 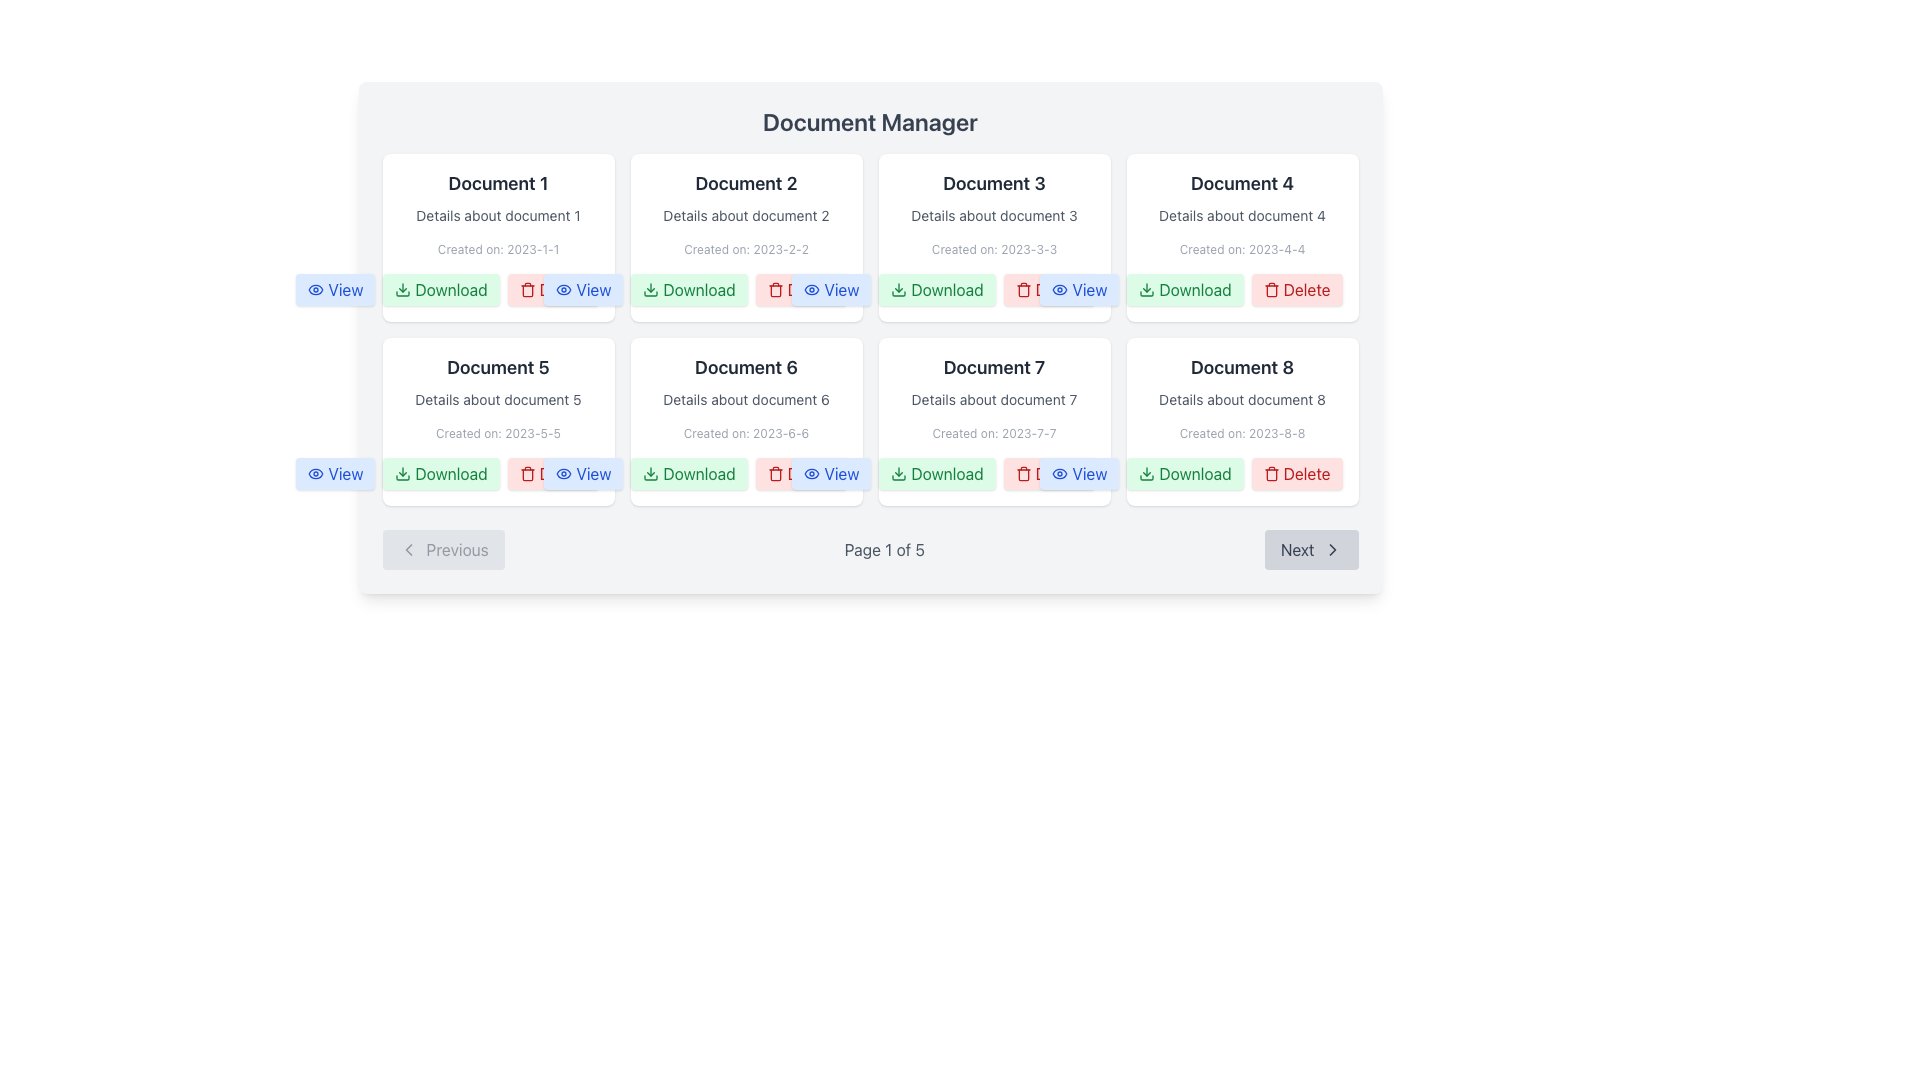 What do you see at coordinates (1270, 289) in the screenshot?
I see `the red trash can icon inside the 'Delete' button` at bounding box center [1270, 289].